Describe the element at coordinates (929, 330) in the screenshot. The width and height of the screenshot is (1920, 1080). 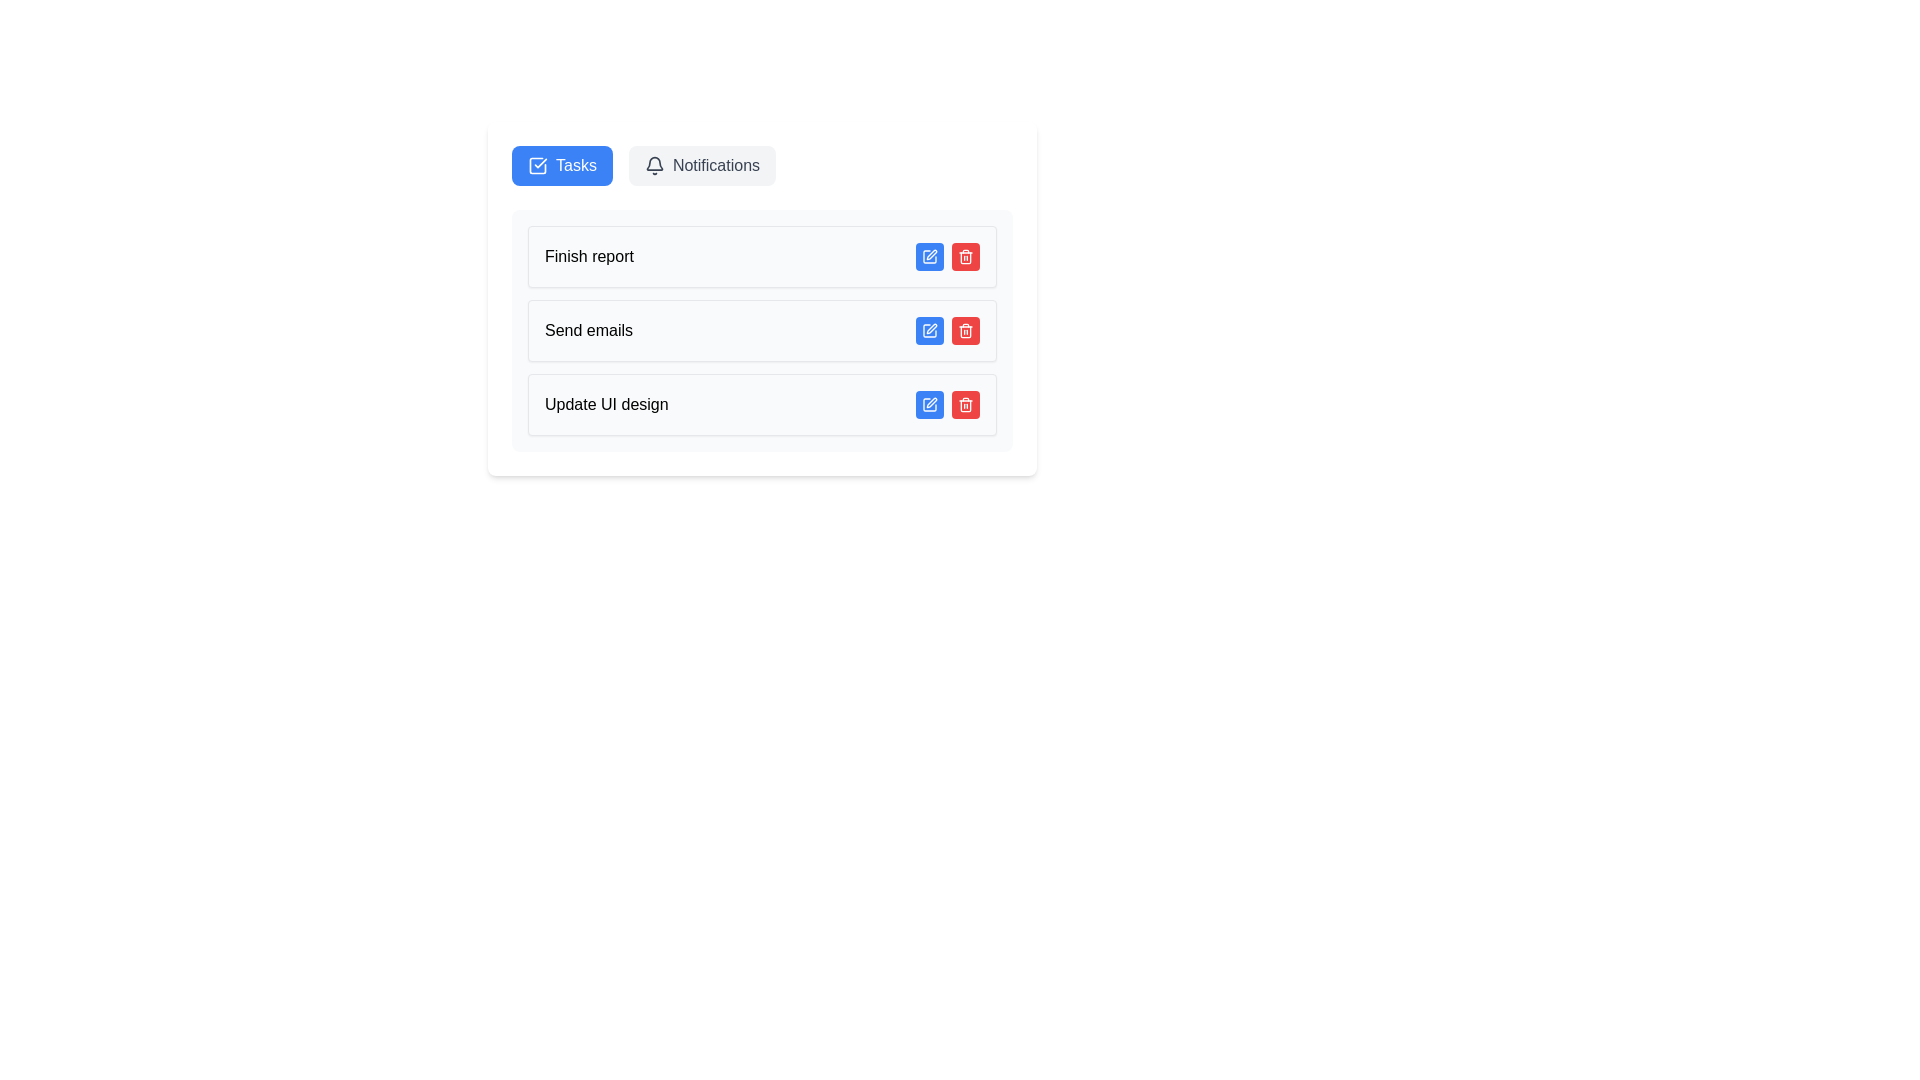
I see `the second edit button with a blue square icon and white pen graphic, which corresponds to the 'Send emails' task` at that location.